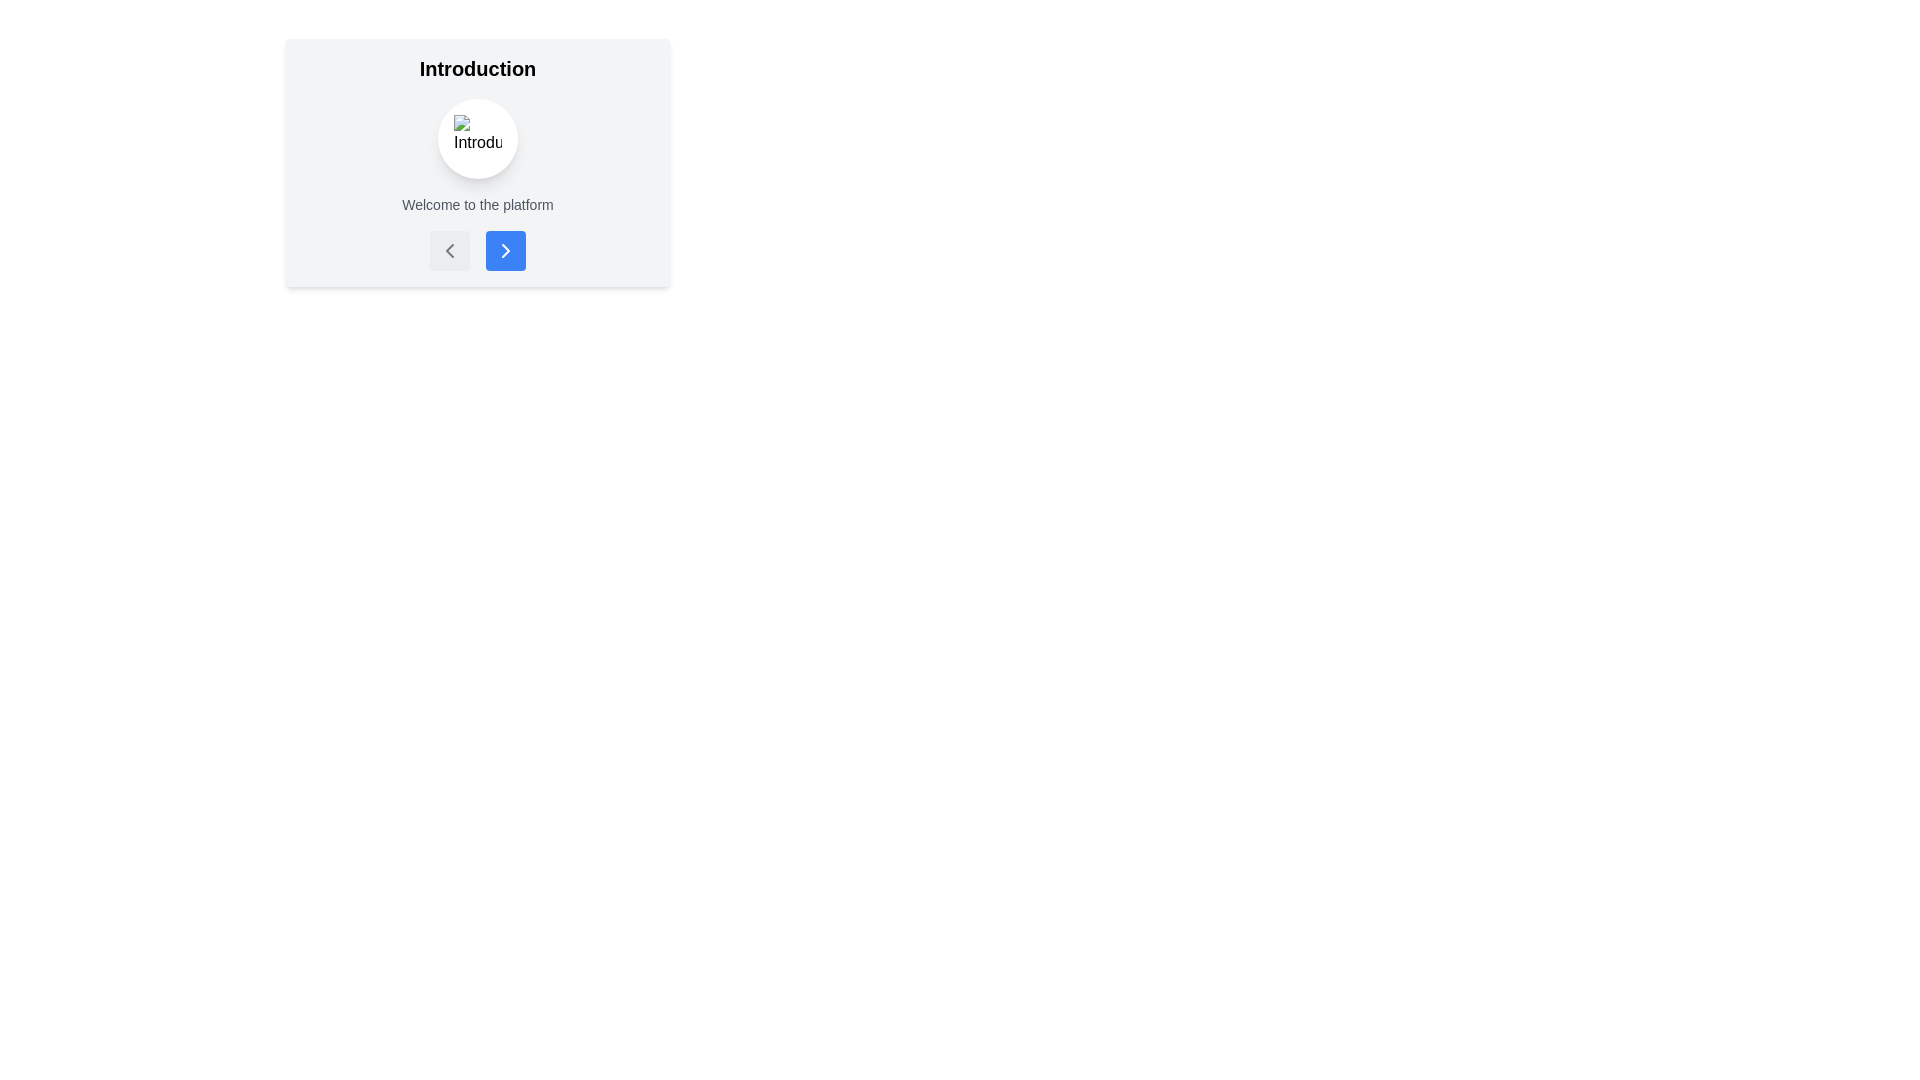  Describe the element at coordinates (449, 249) in the screenshot. I see `the left-pointing chevron icon located within the navigation controls of the 'Introduction' interface card, positioned to the left of the blue right-pointing chevron button` at that location.